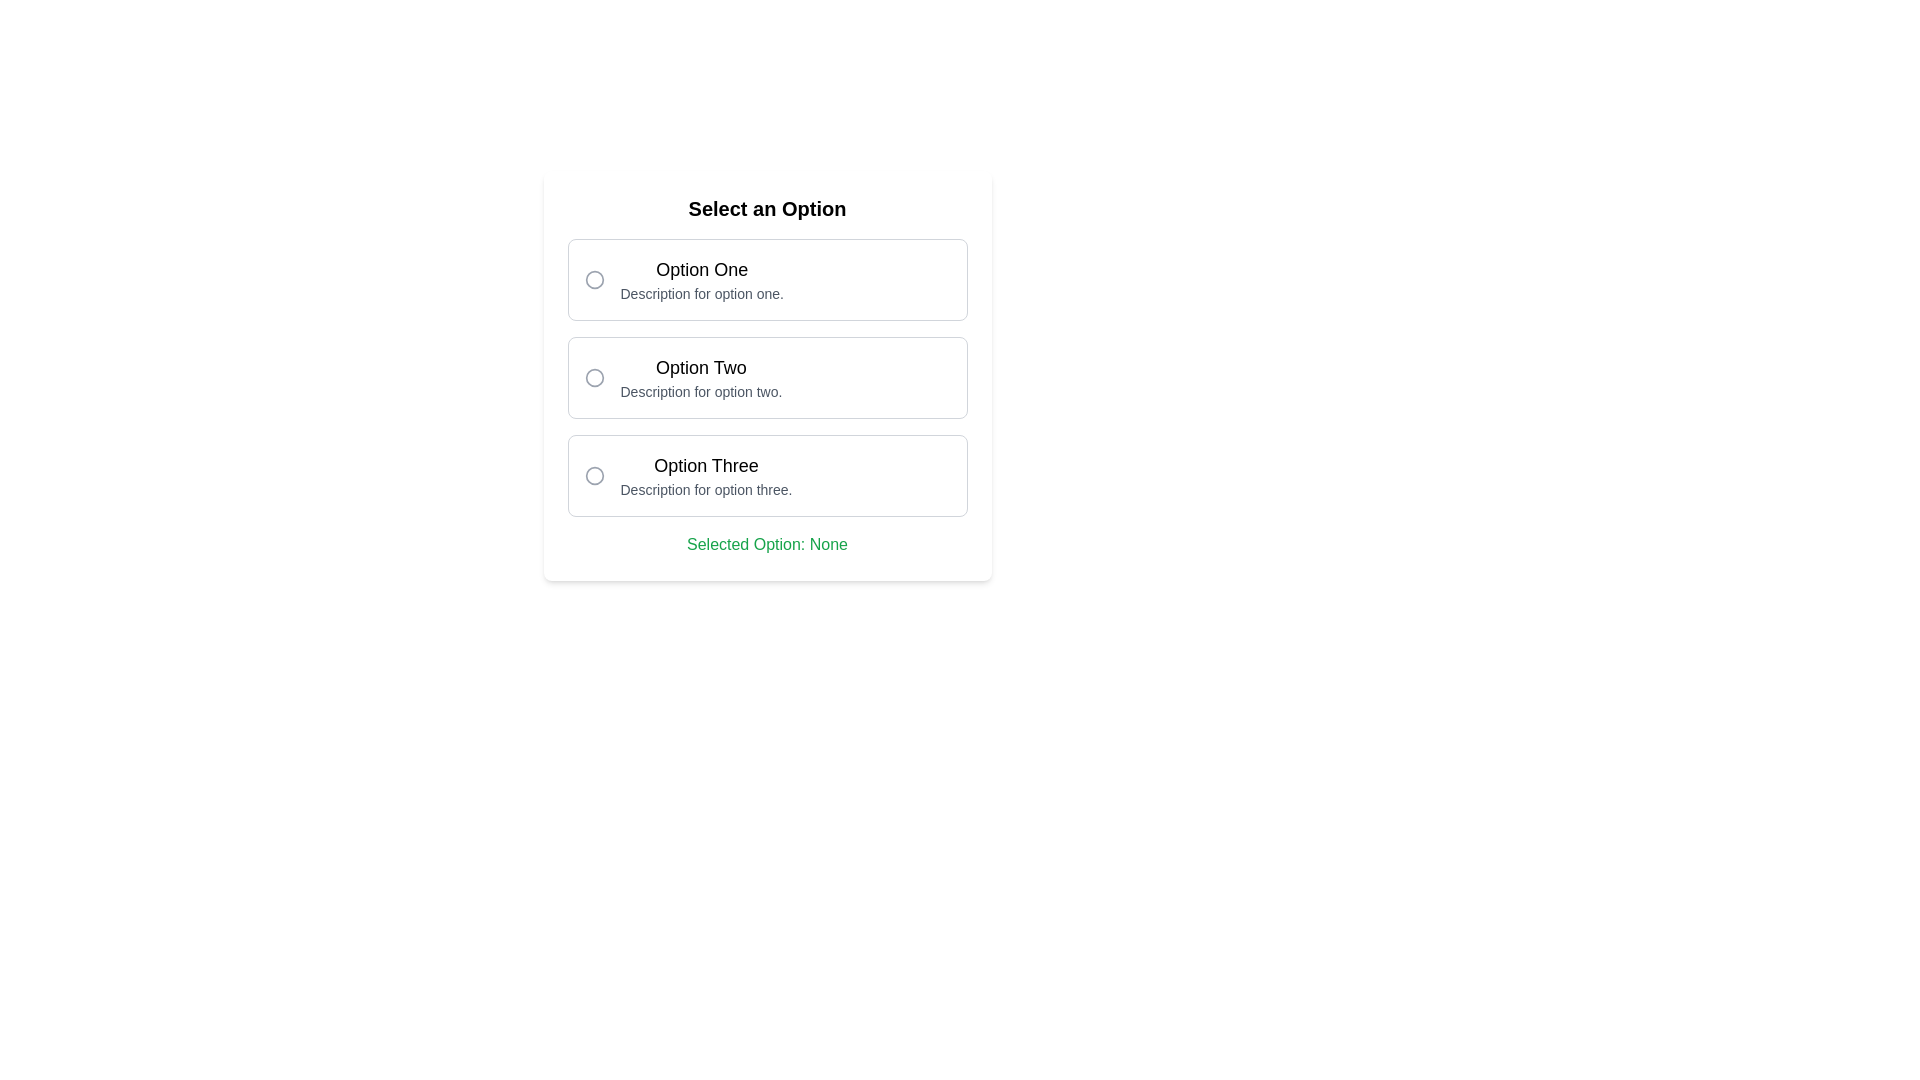 The width and height of the screenshot is (1920, 1080). Describe the element at coordinates (766, 544) in the screenshot. I see `the Text Display that shows 'Selected Option: None' in green color, located at the bottom of the 'Select an Option' panel` at that location.